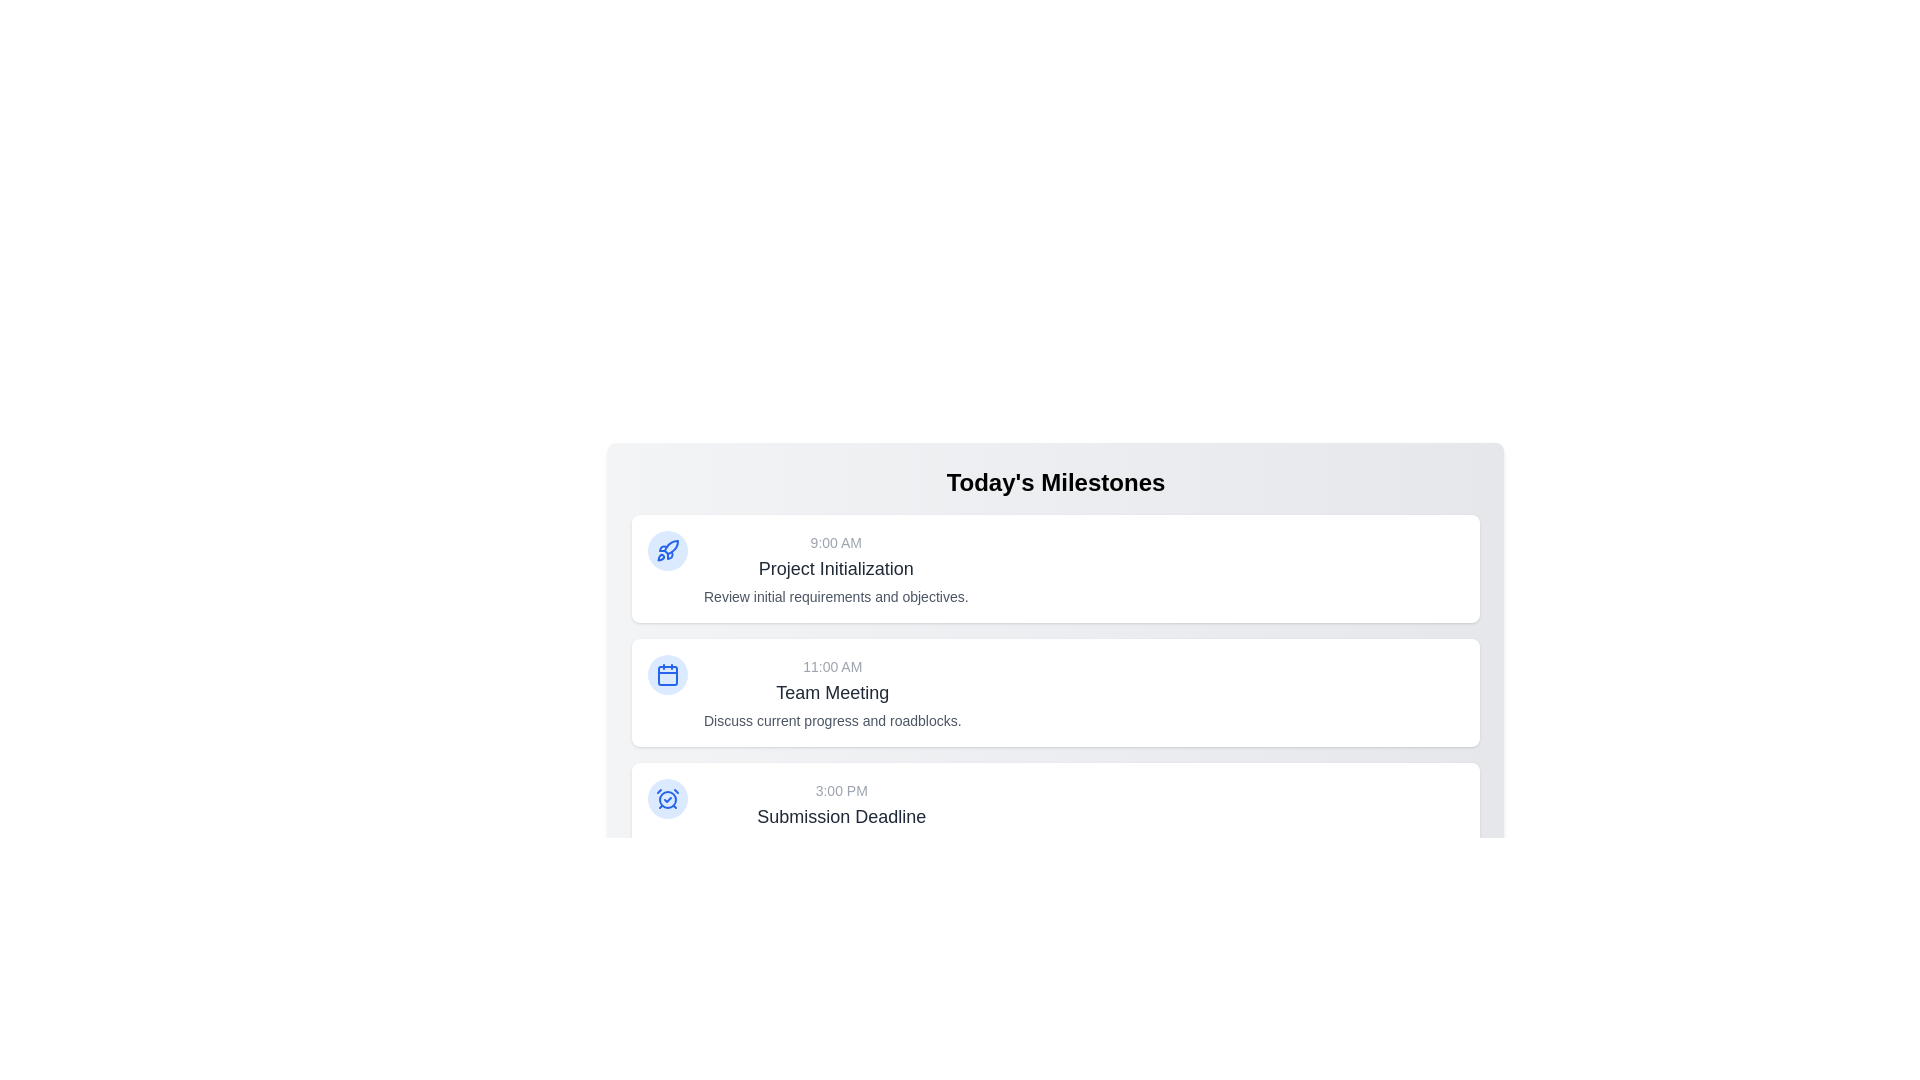 The width and height of the screenshot is (1920, 1080). Describe the element at coordinates (667, 798) in the screenshot. I see `the clock face element of the clock-themed icon adjacent to the 'Submission Deadline' text in the milestone list` at that location.